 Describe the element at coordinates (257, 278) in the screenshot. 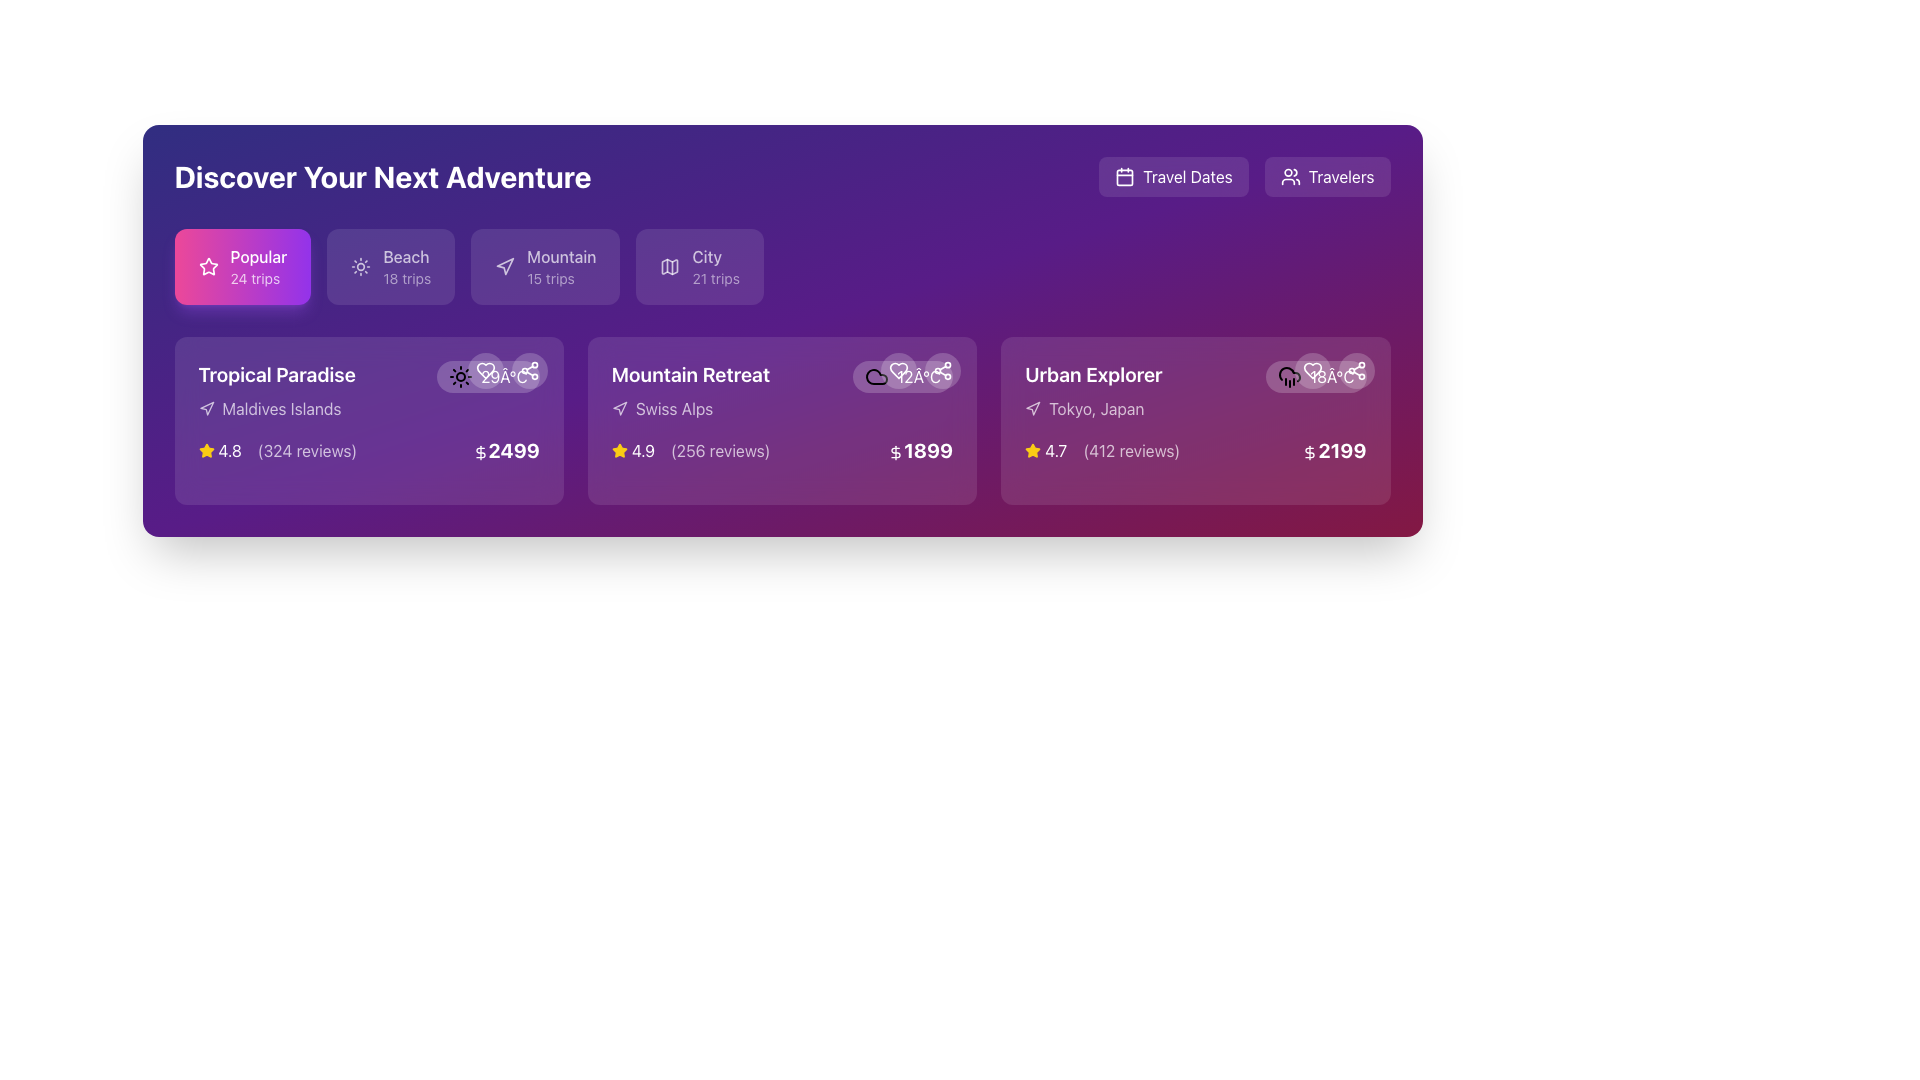

I see `the text label displaying '24 trips' located directly under the word 'Popular' within a pink button-like area` at that location.